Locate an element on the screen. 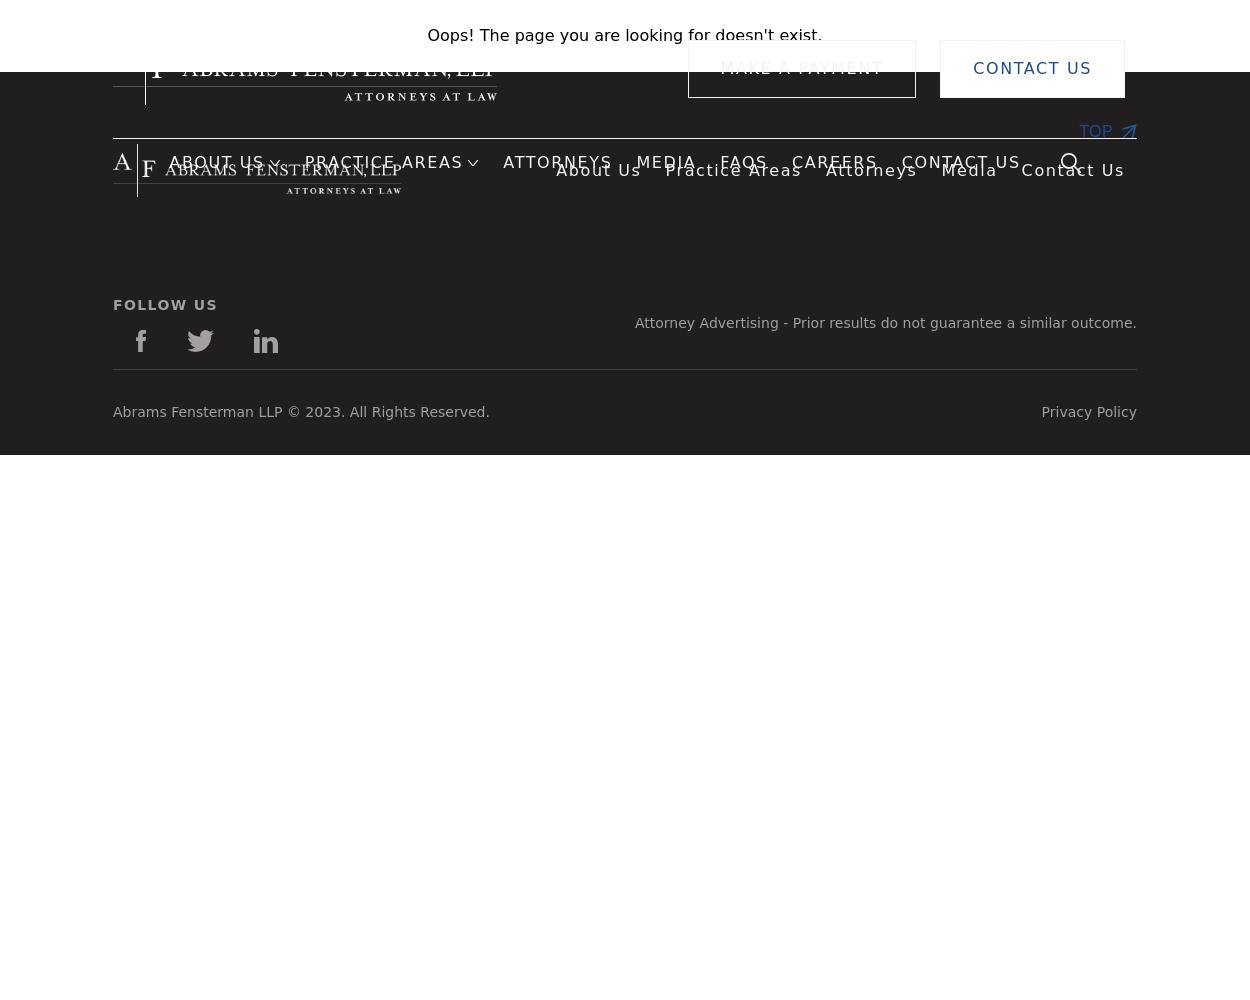 The image size is (1250, 1000). 'Our History' is located at coordinates (74, 267).